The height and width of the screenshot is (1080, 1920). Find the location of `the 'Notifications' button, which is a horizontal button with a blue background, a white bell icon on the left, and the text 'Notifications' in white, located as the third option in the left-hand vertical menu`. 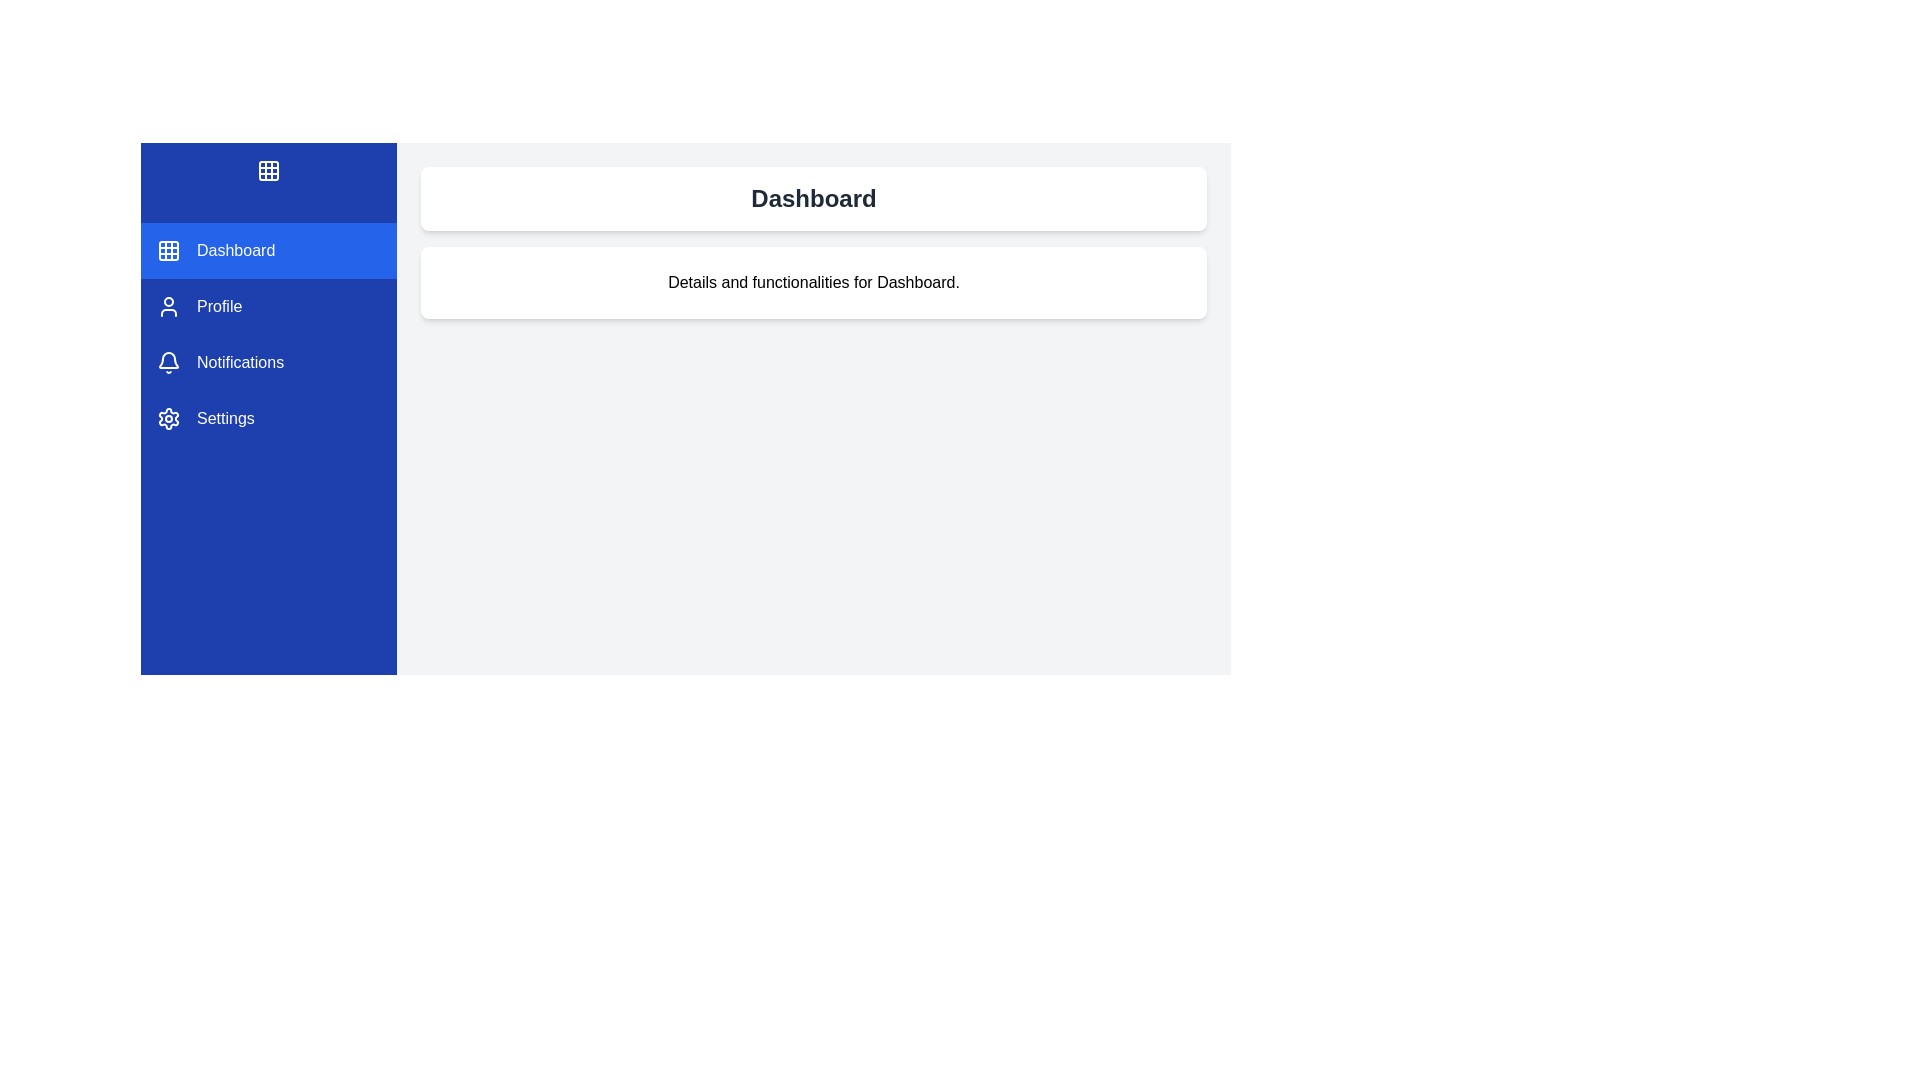

the 'Notifications' button, which is a horizontal button with a blue background, a white bell icon on the left, and the text 'Notifications' in white, located as the third option in the left-hand vertical menu is located at coordinates (267, 362).